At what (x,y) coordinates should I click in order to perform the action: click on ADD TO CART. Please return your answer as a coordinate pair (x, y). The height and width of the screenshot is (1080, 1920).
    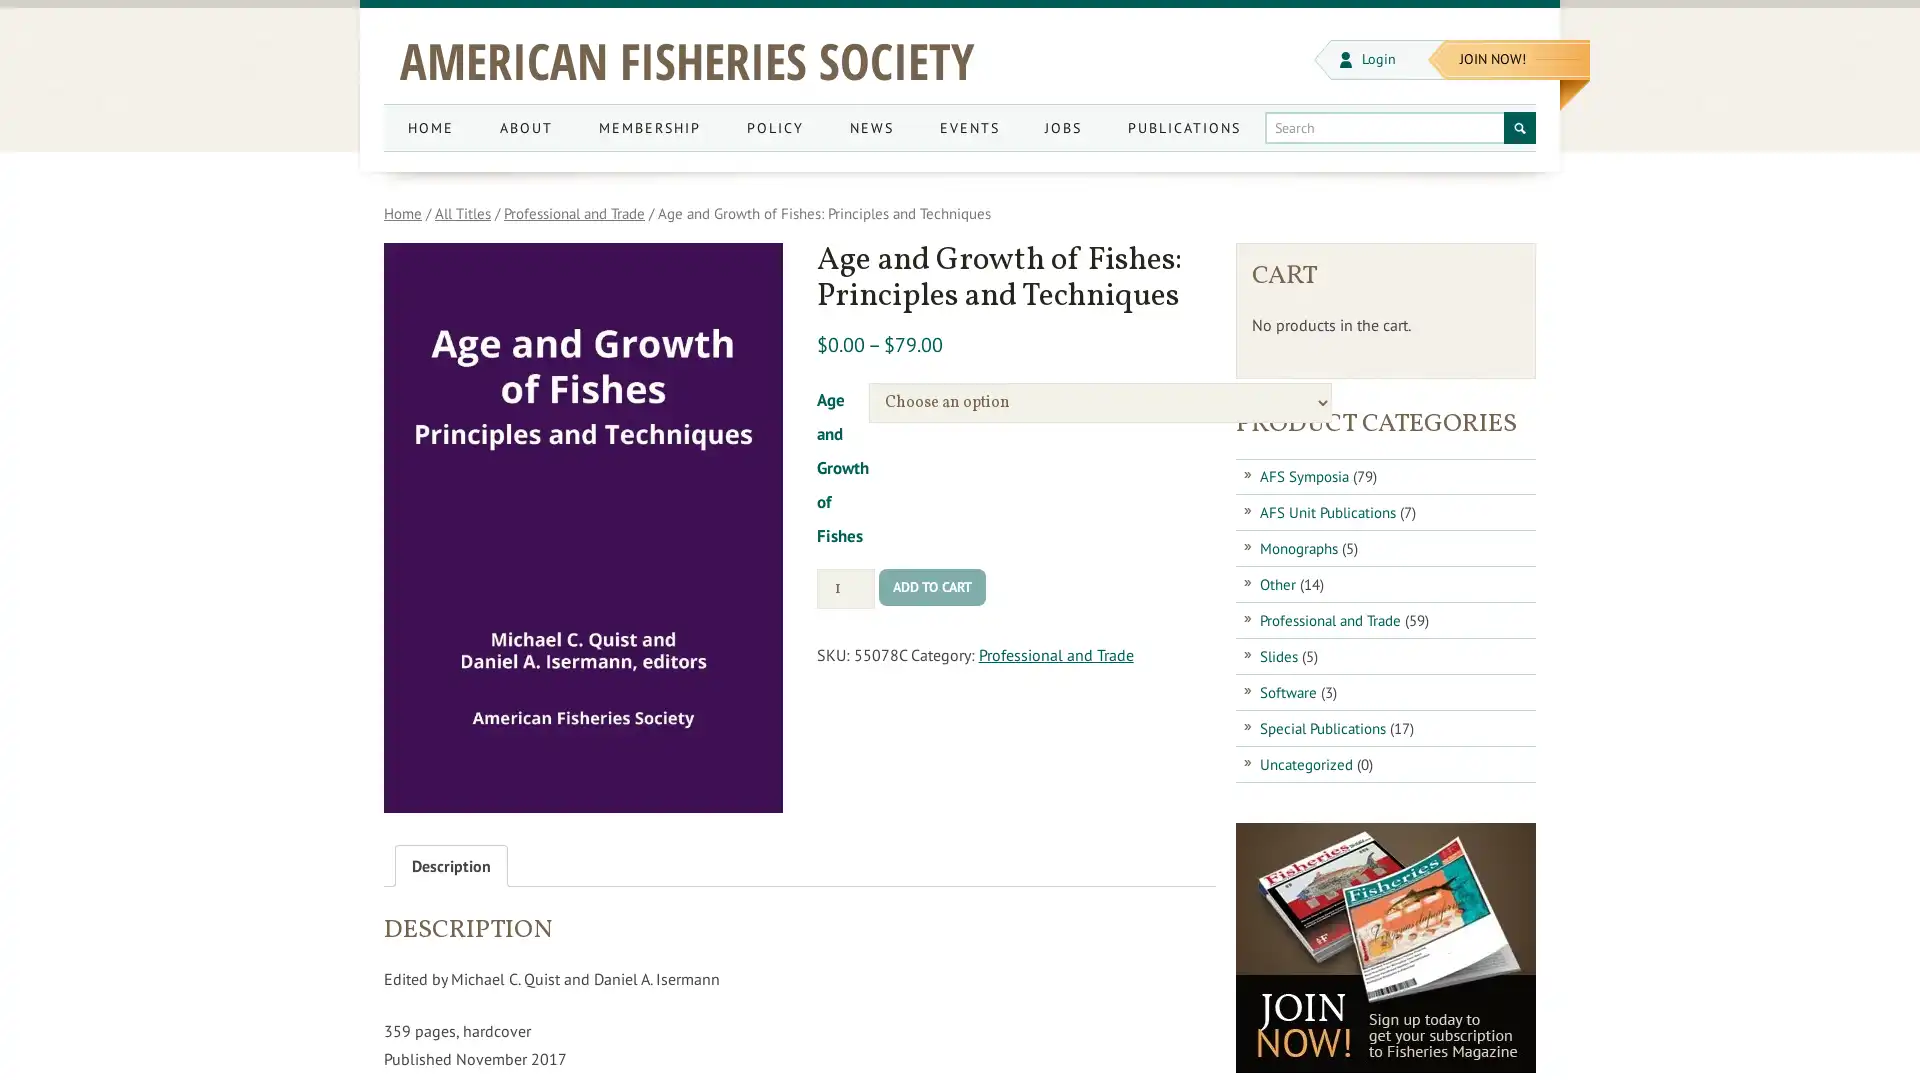
    Looking at the image, I should click on (930, 585).